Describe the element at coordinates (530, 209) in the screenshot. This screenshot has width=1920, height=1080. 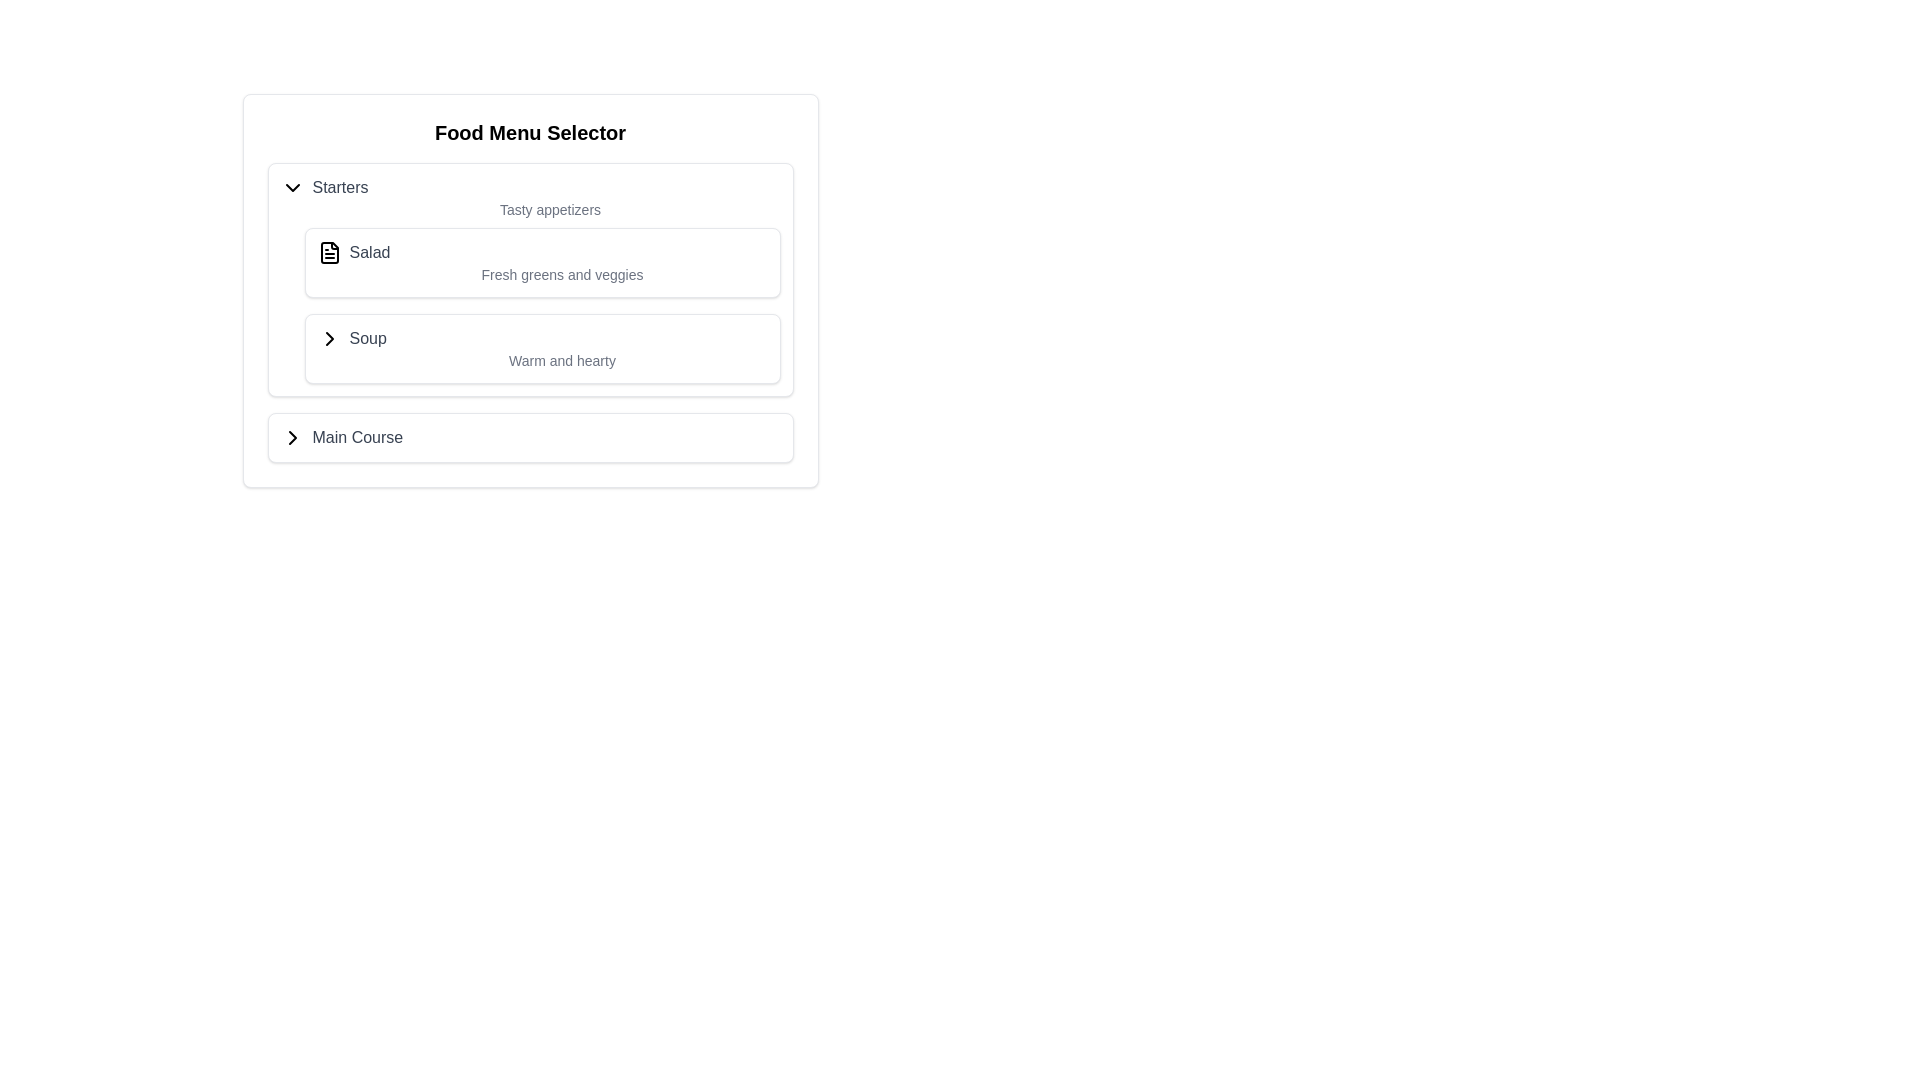
I see `the descriptive text label that provides additional details about the 'Starters' menu category, located centrally below the 'Starters' header in the 'Food Menu Selector' panel` at that location.